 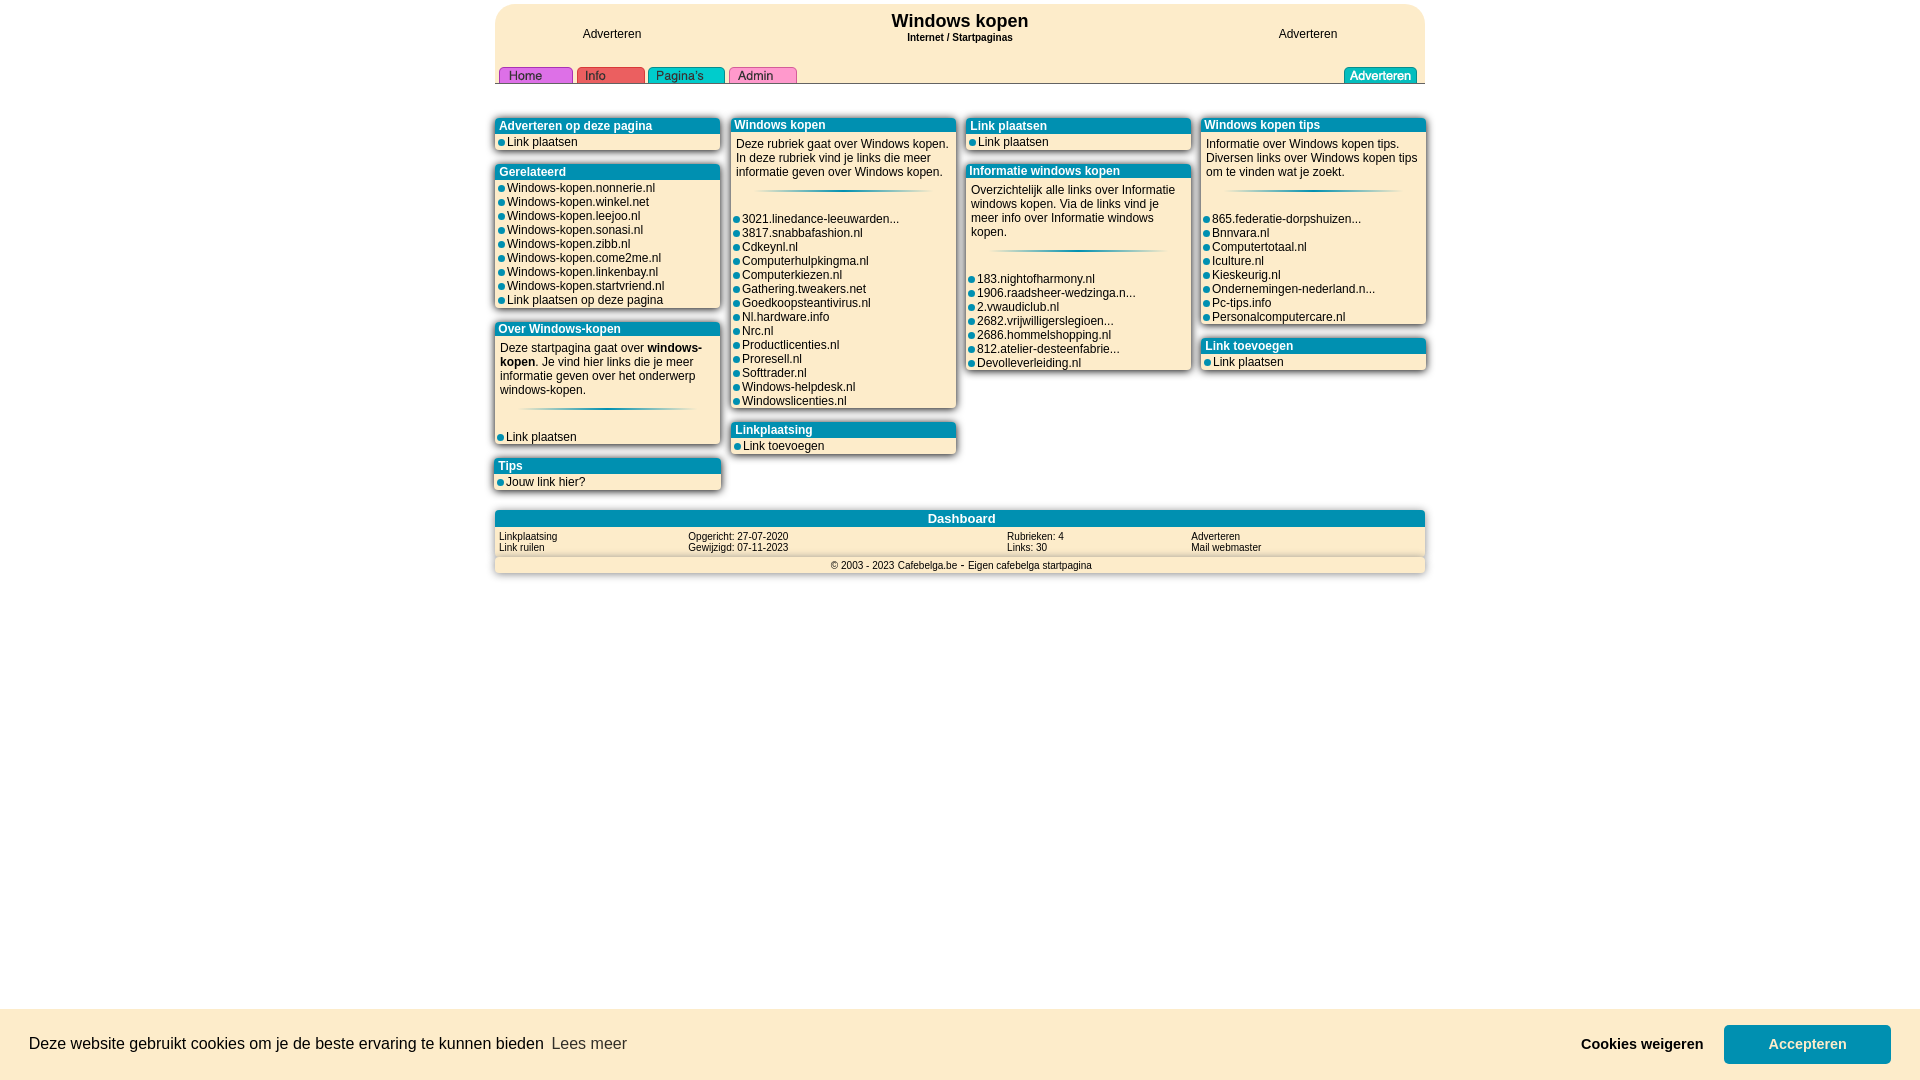 What do you see at coordinates (507, 216) in the screenshot?
I see `'Windows-kopen.leejoo.nl'` at bounding box center [507, 216].